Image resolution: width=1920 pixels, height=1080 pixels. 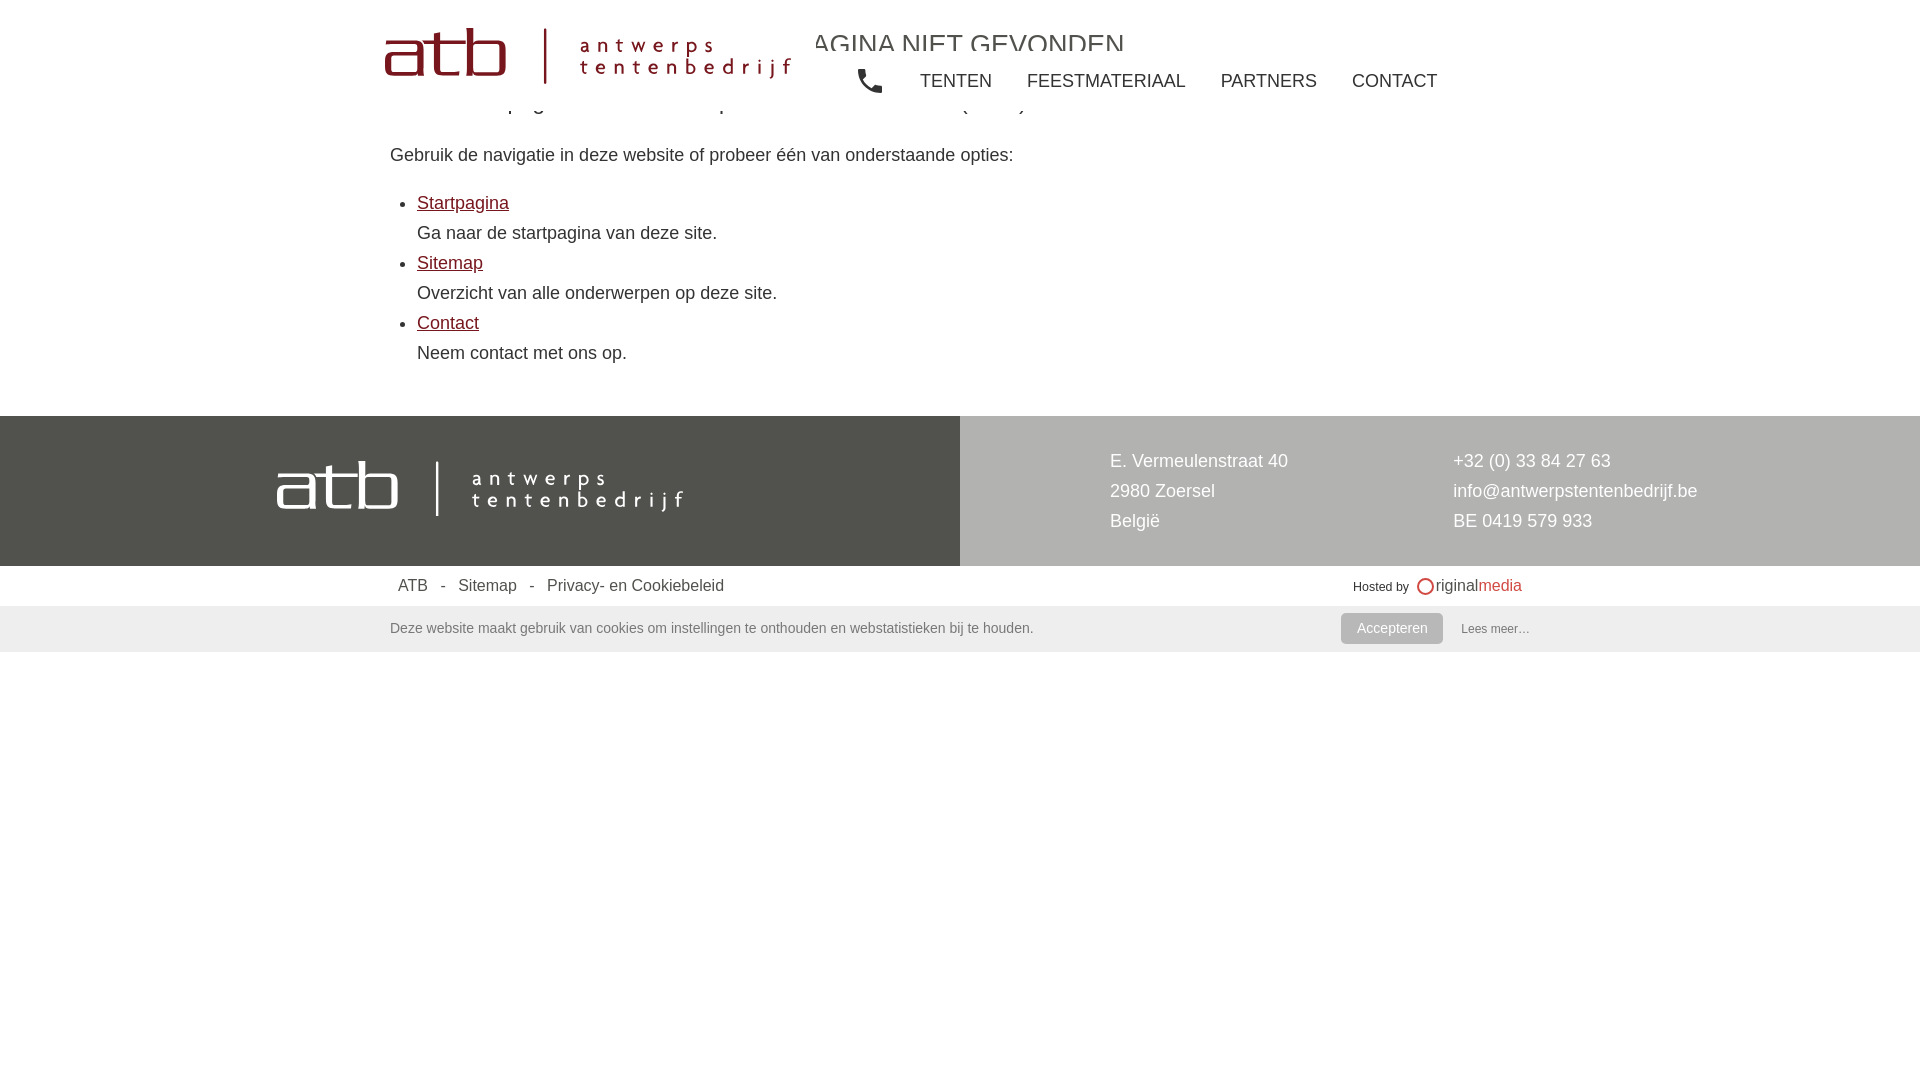 What do you see at coordinates (1105, 80) in the screenshot?
I see `'FEESTMATERIAAL'` at bounding box center [1105, 80].